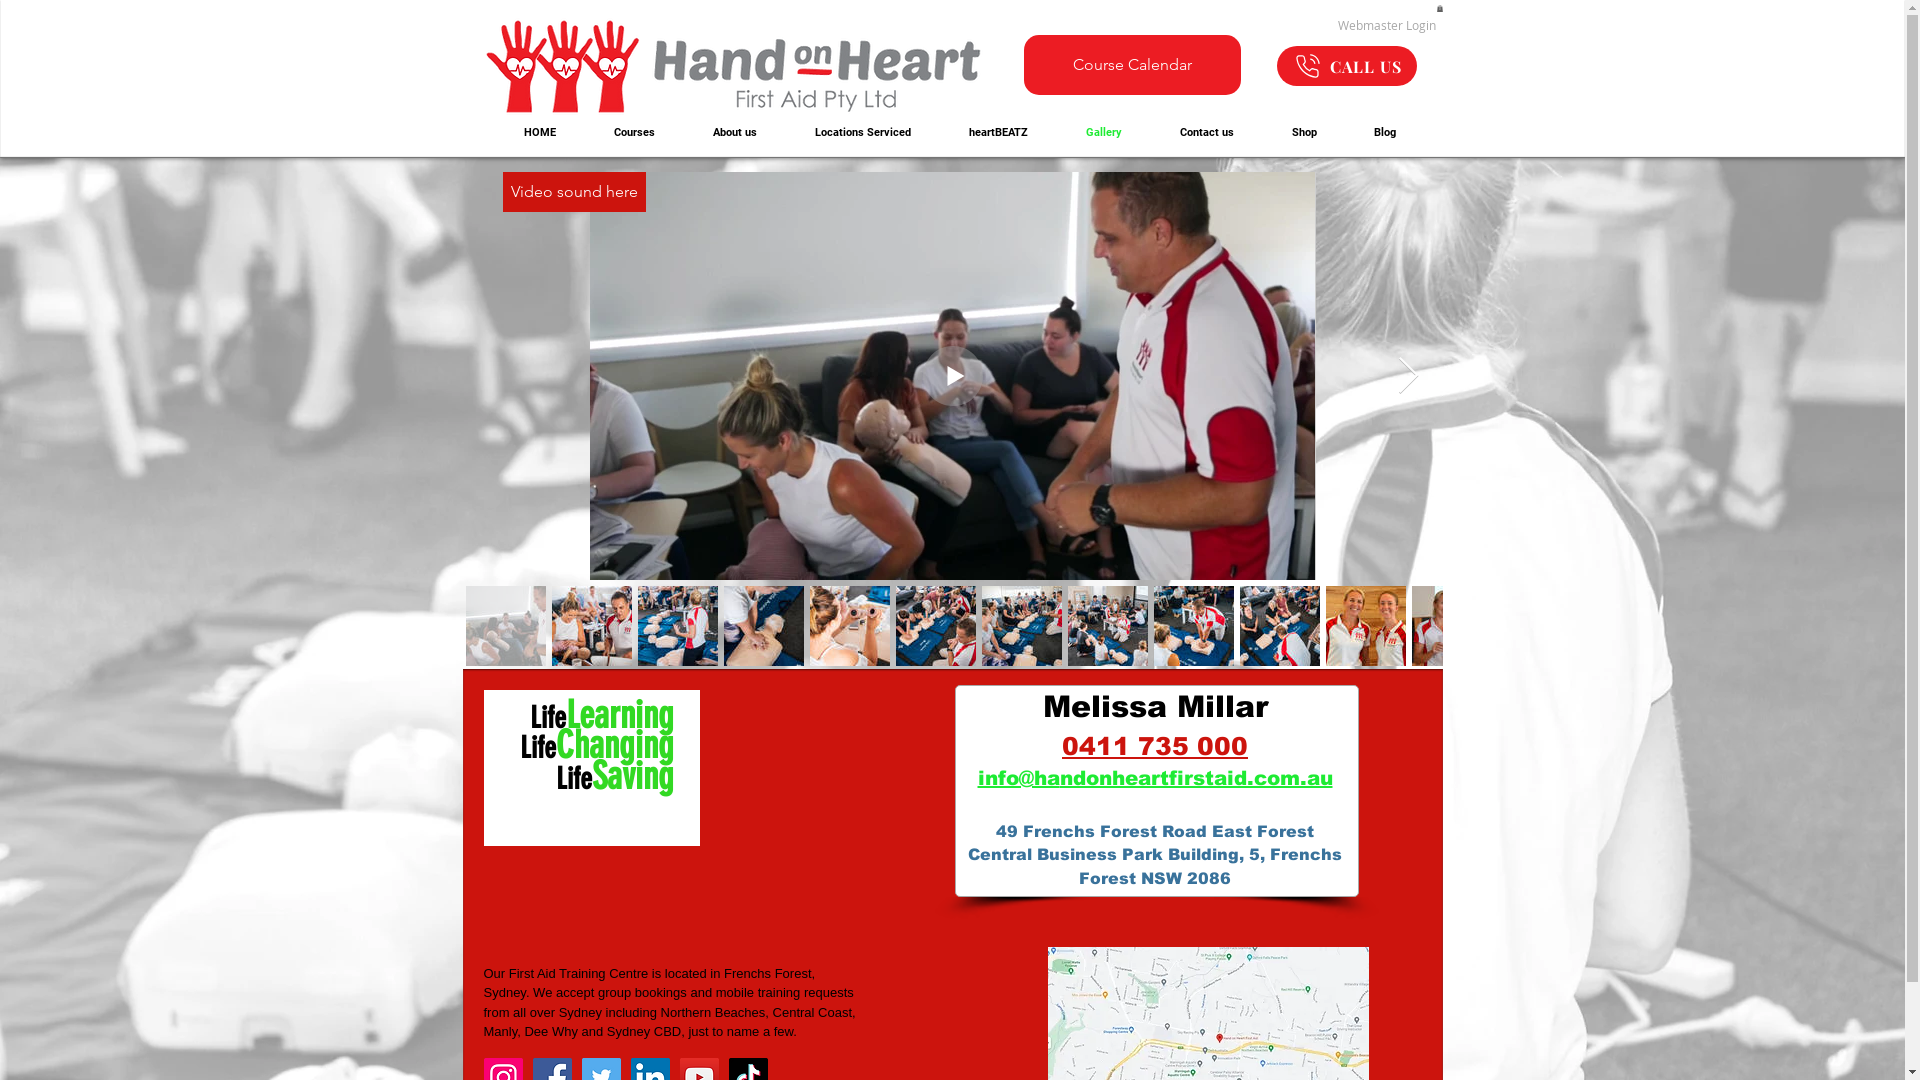 The image size is (1920, 1080). What do you see at coordinates (1385, 24) in the screenshot?
I see `'Webmaster Login'` at bounding box center [1385, 24].